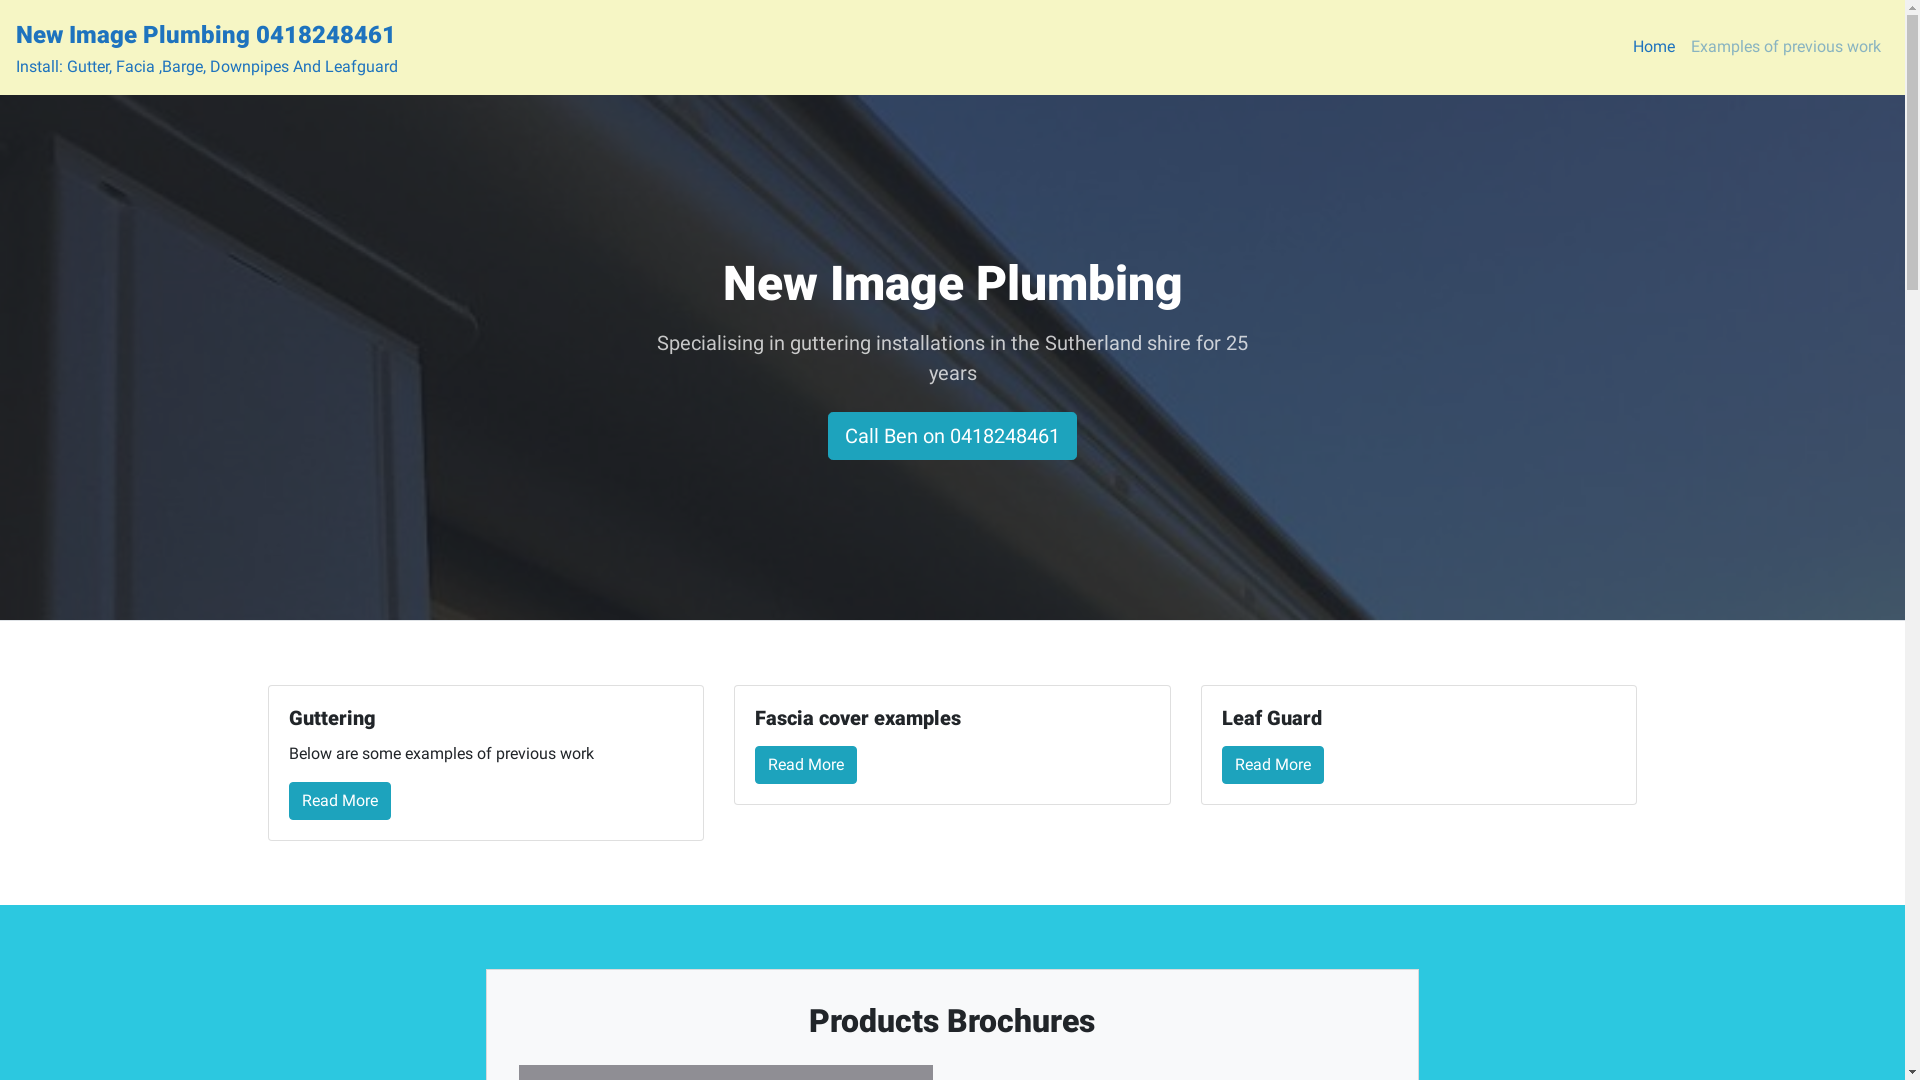 The width and height of the screenshot is (1920, 1080). Describe the element at coordinates (753, 764) in the screenshot. I see `'Read More'` at that location.